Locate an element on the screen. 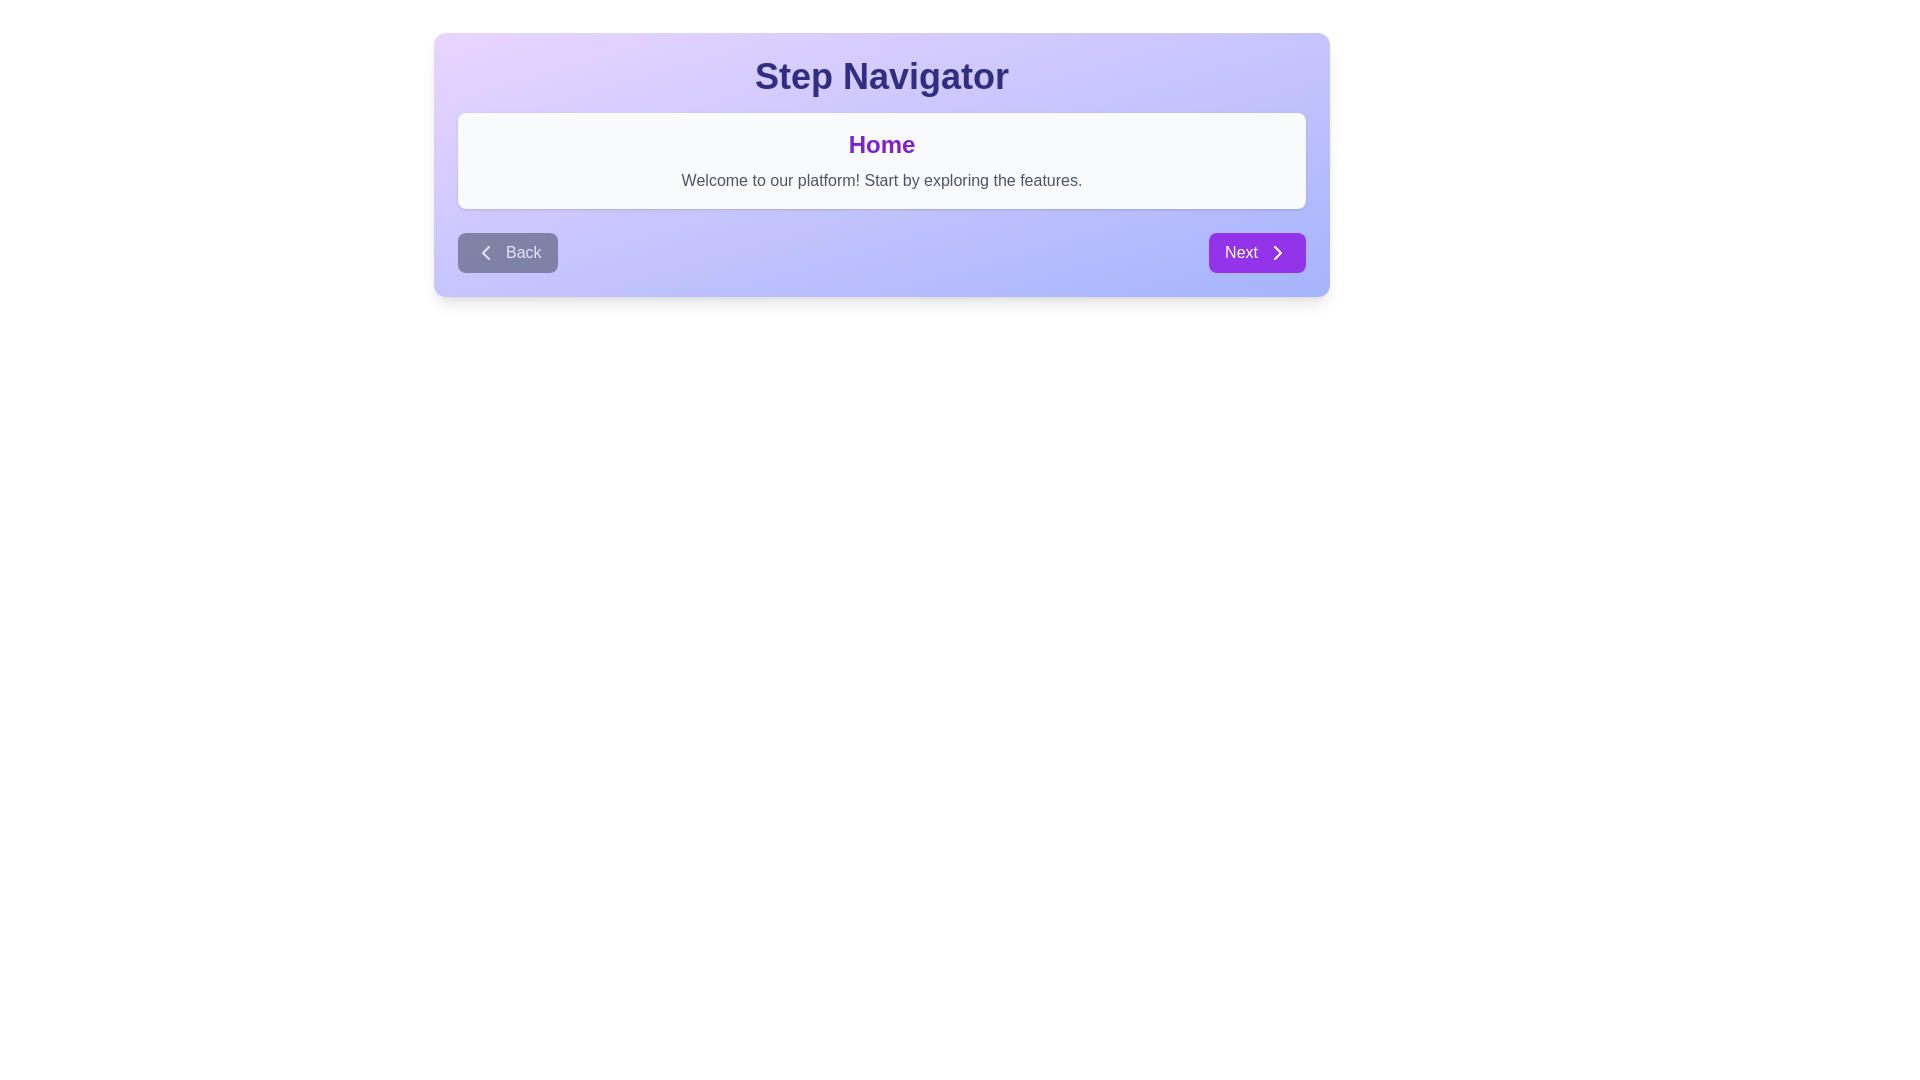 This screenshot has width=1920, height=1080. the informational message box located centrally below the 'Step Navigator' header is located at coordinates (881, 160).